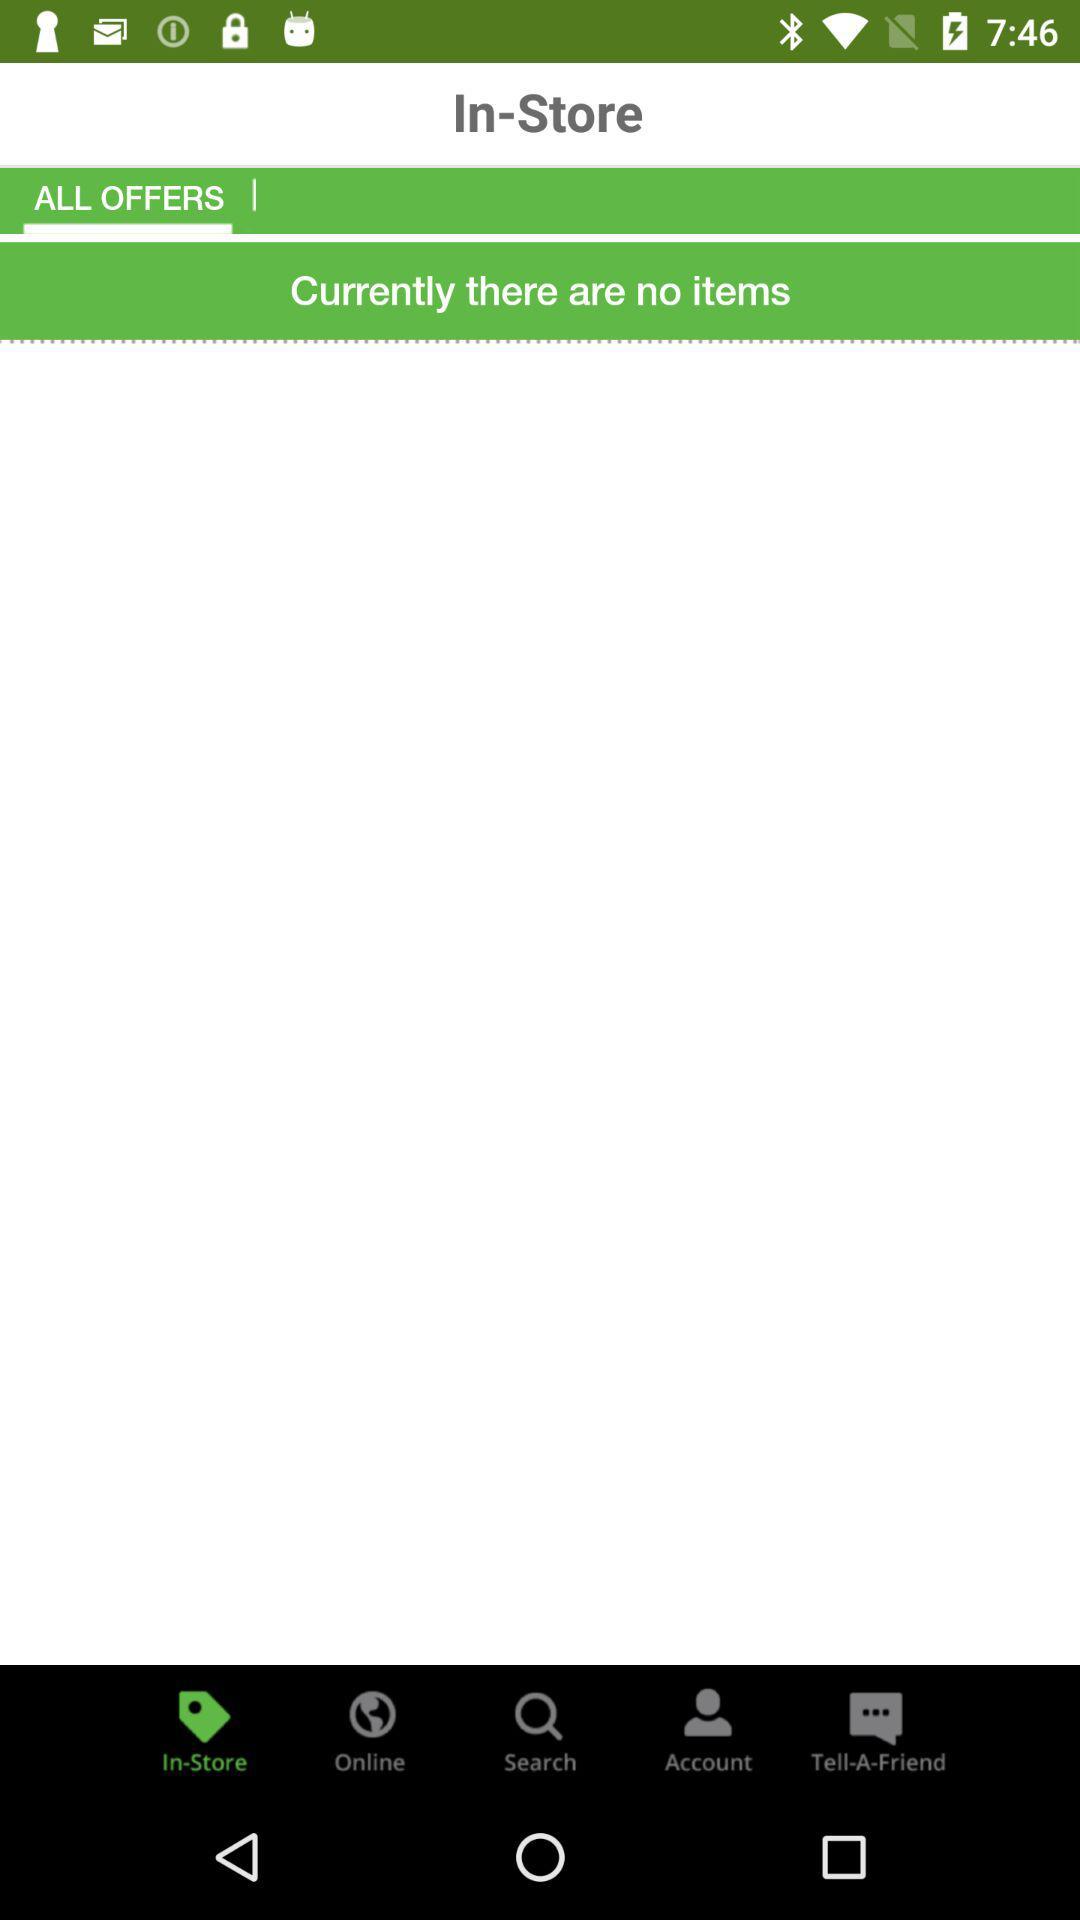  I want to click on tell a friend, so click(874, 1728).